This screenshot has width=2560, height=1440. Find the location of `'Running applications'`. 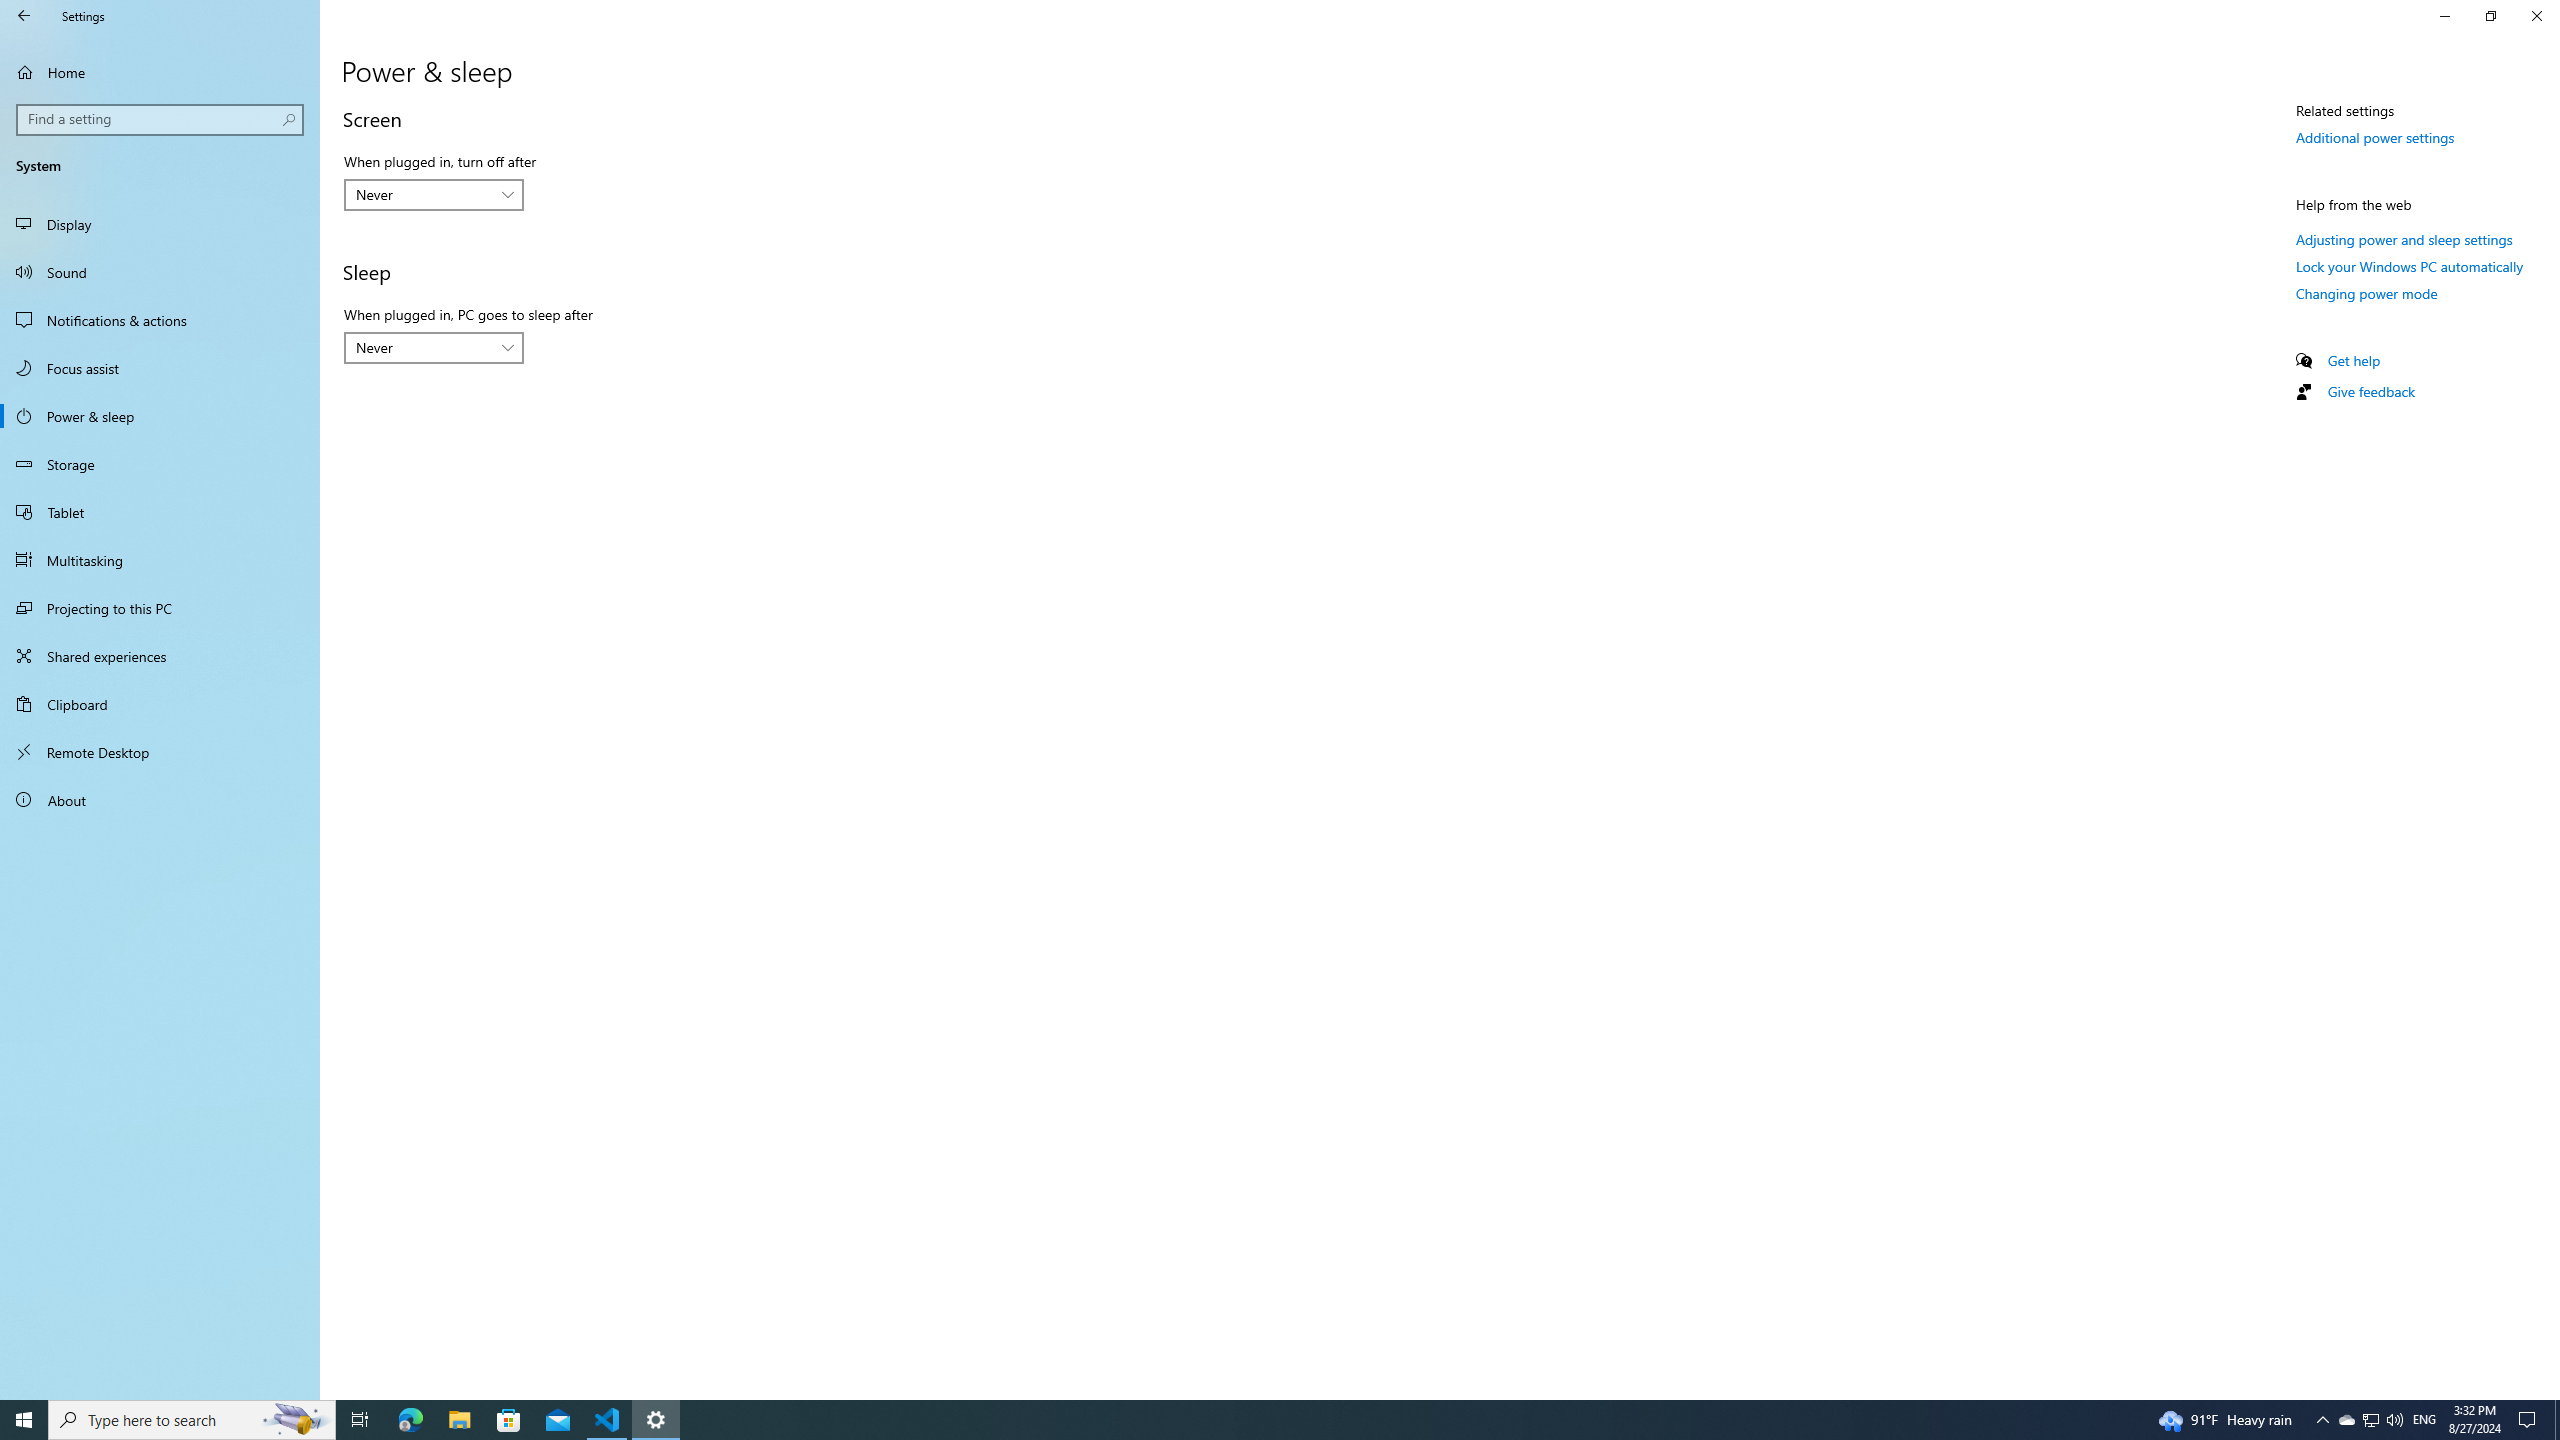

'Running applications' is located at coordinates (1242, 1418).